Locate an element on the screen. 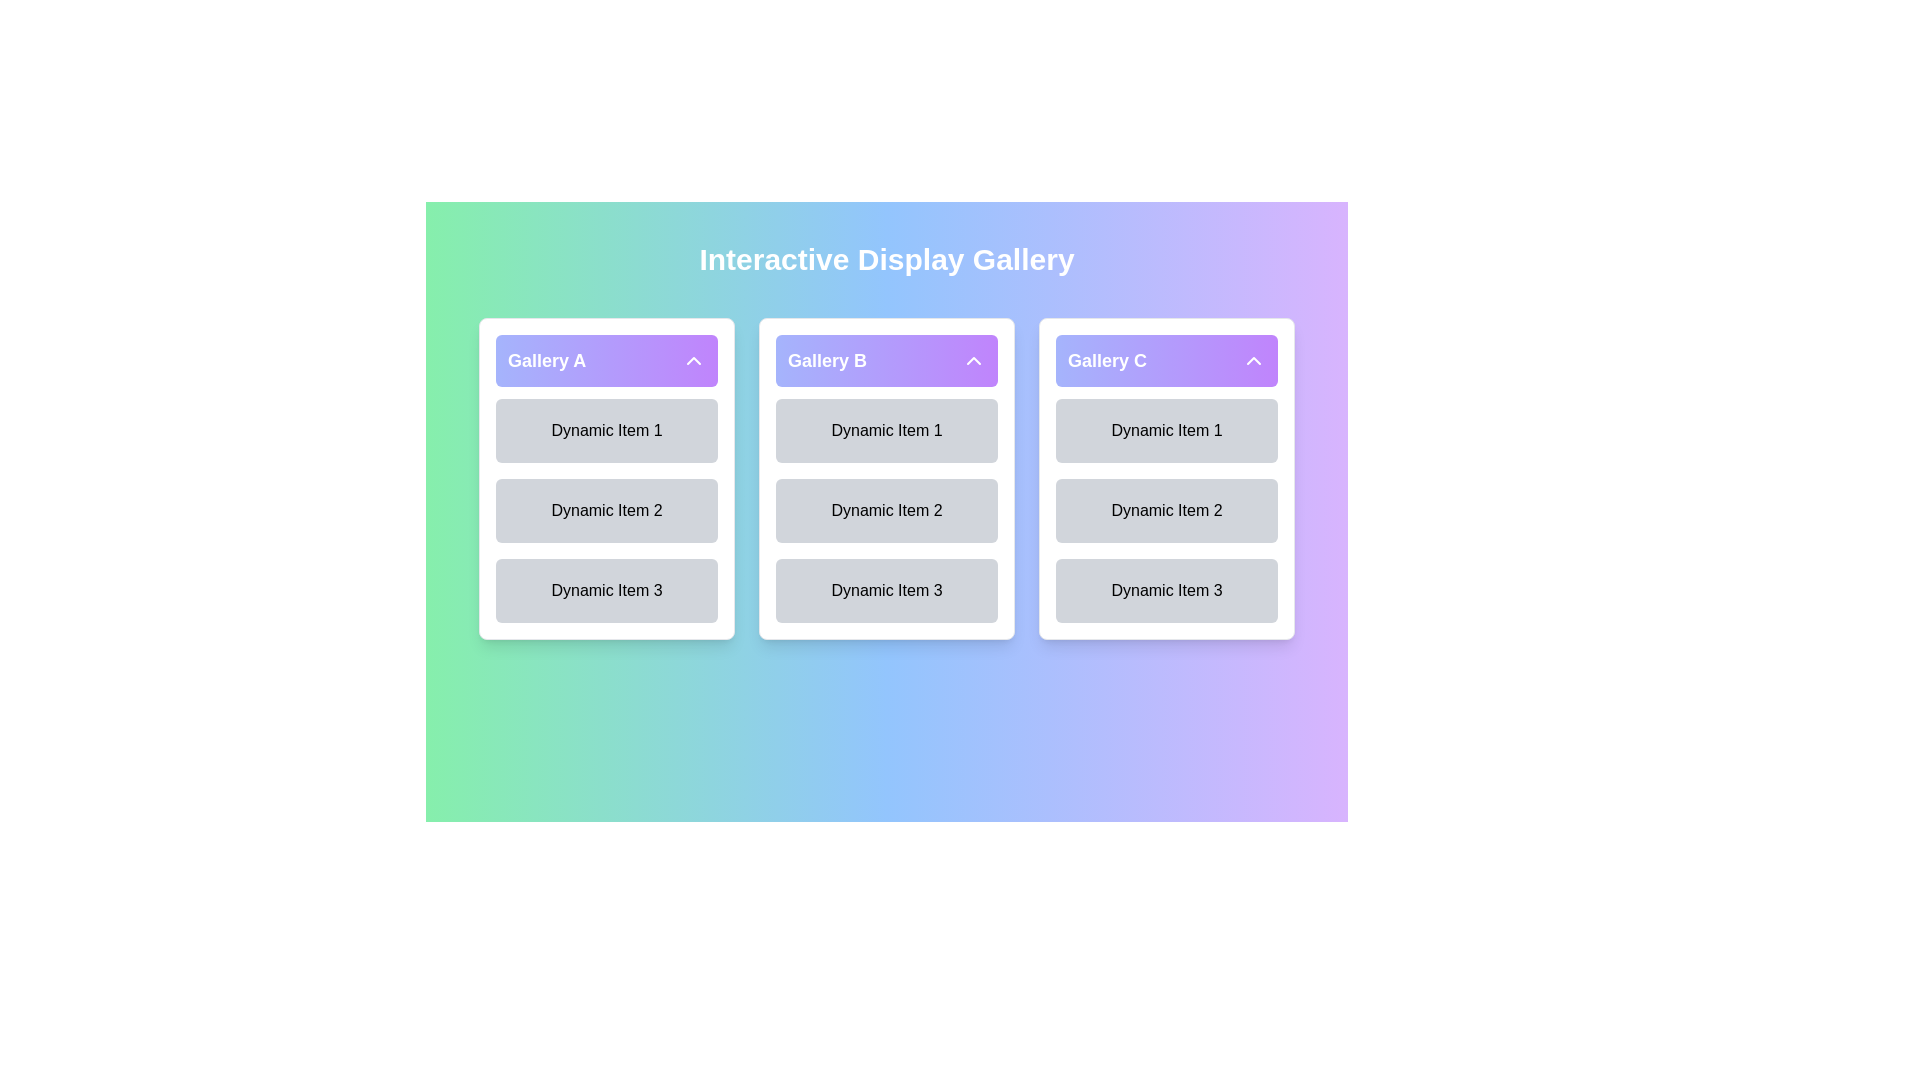 This screenshot has height=1080, width=1920. the gray rectangular box with rounded corners and centered text reading 'Dynamic Item 2' located in the 'Gallery C' section is located at coordinates (1166, 478).